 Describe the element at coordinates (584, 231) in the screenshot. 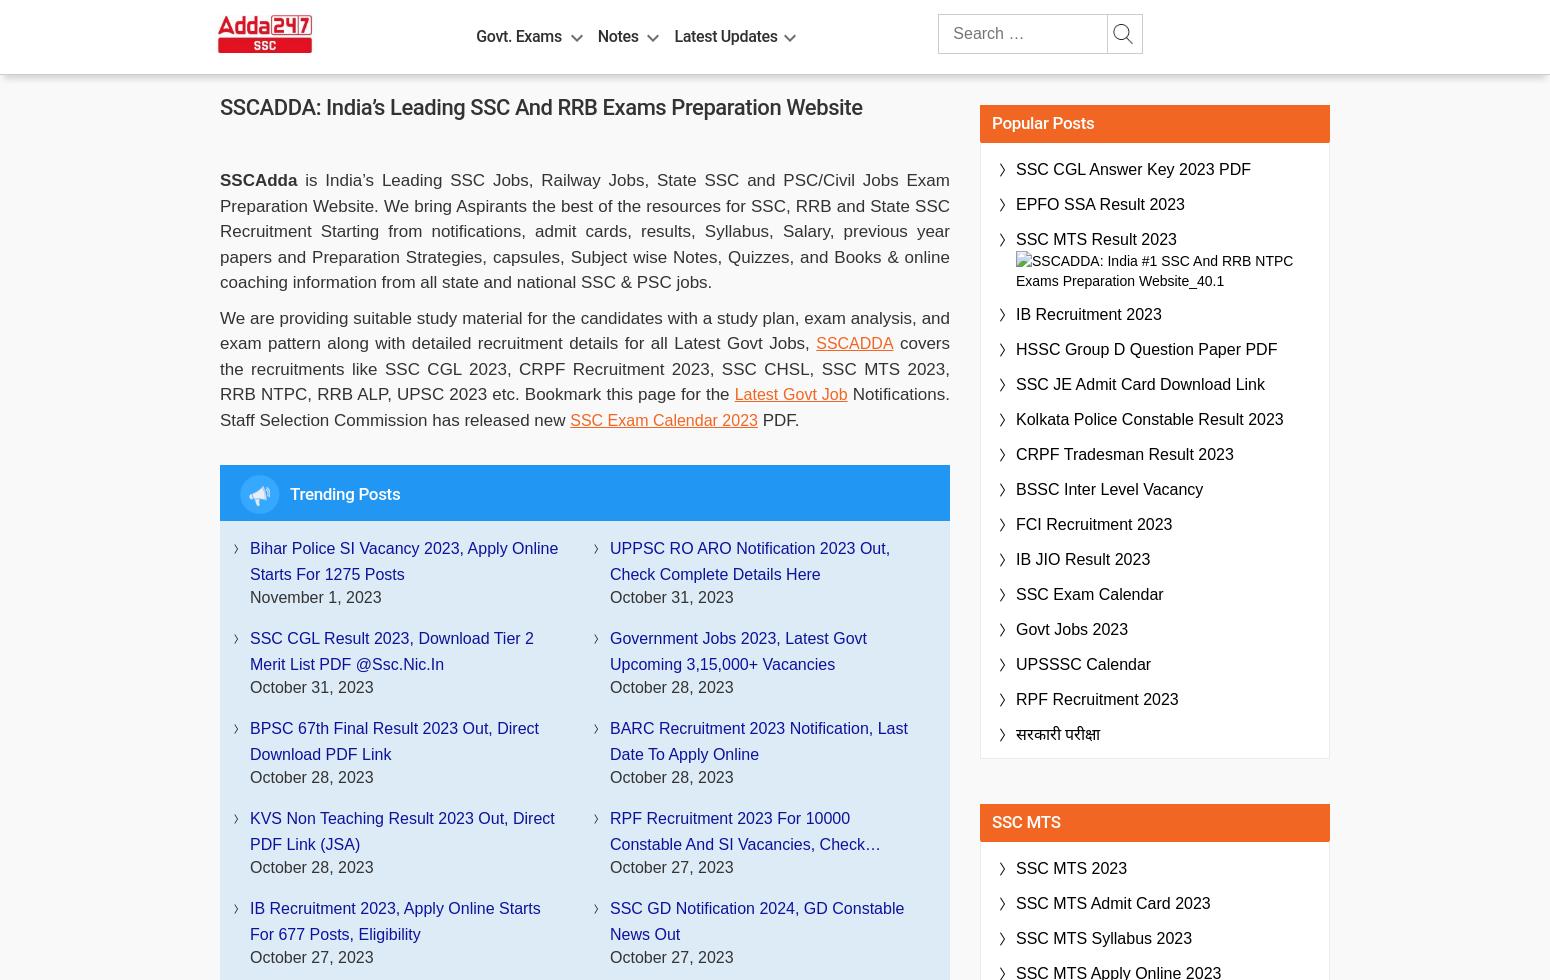

I see `'is India’s Leading SSC Jobs, Railway Jobs, State SSC and PSC/Civil Jobs Exam Preparation Website. We bring Aspirants the best of the resources for SSC, RRB and State SSC Recruitment Starting from notifications, admit cards, results, Syllabus, Salary, previous year papers and Preparation Strategies, capsules, Subject wise Notes, Quizzes, and Books & online coaching information from all state and national SSC & PSC jobs.'` at that location.